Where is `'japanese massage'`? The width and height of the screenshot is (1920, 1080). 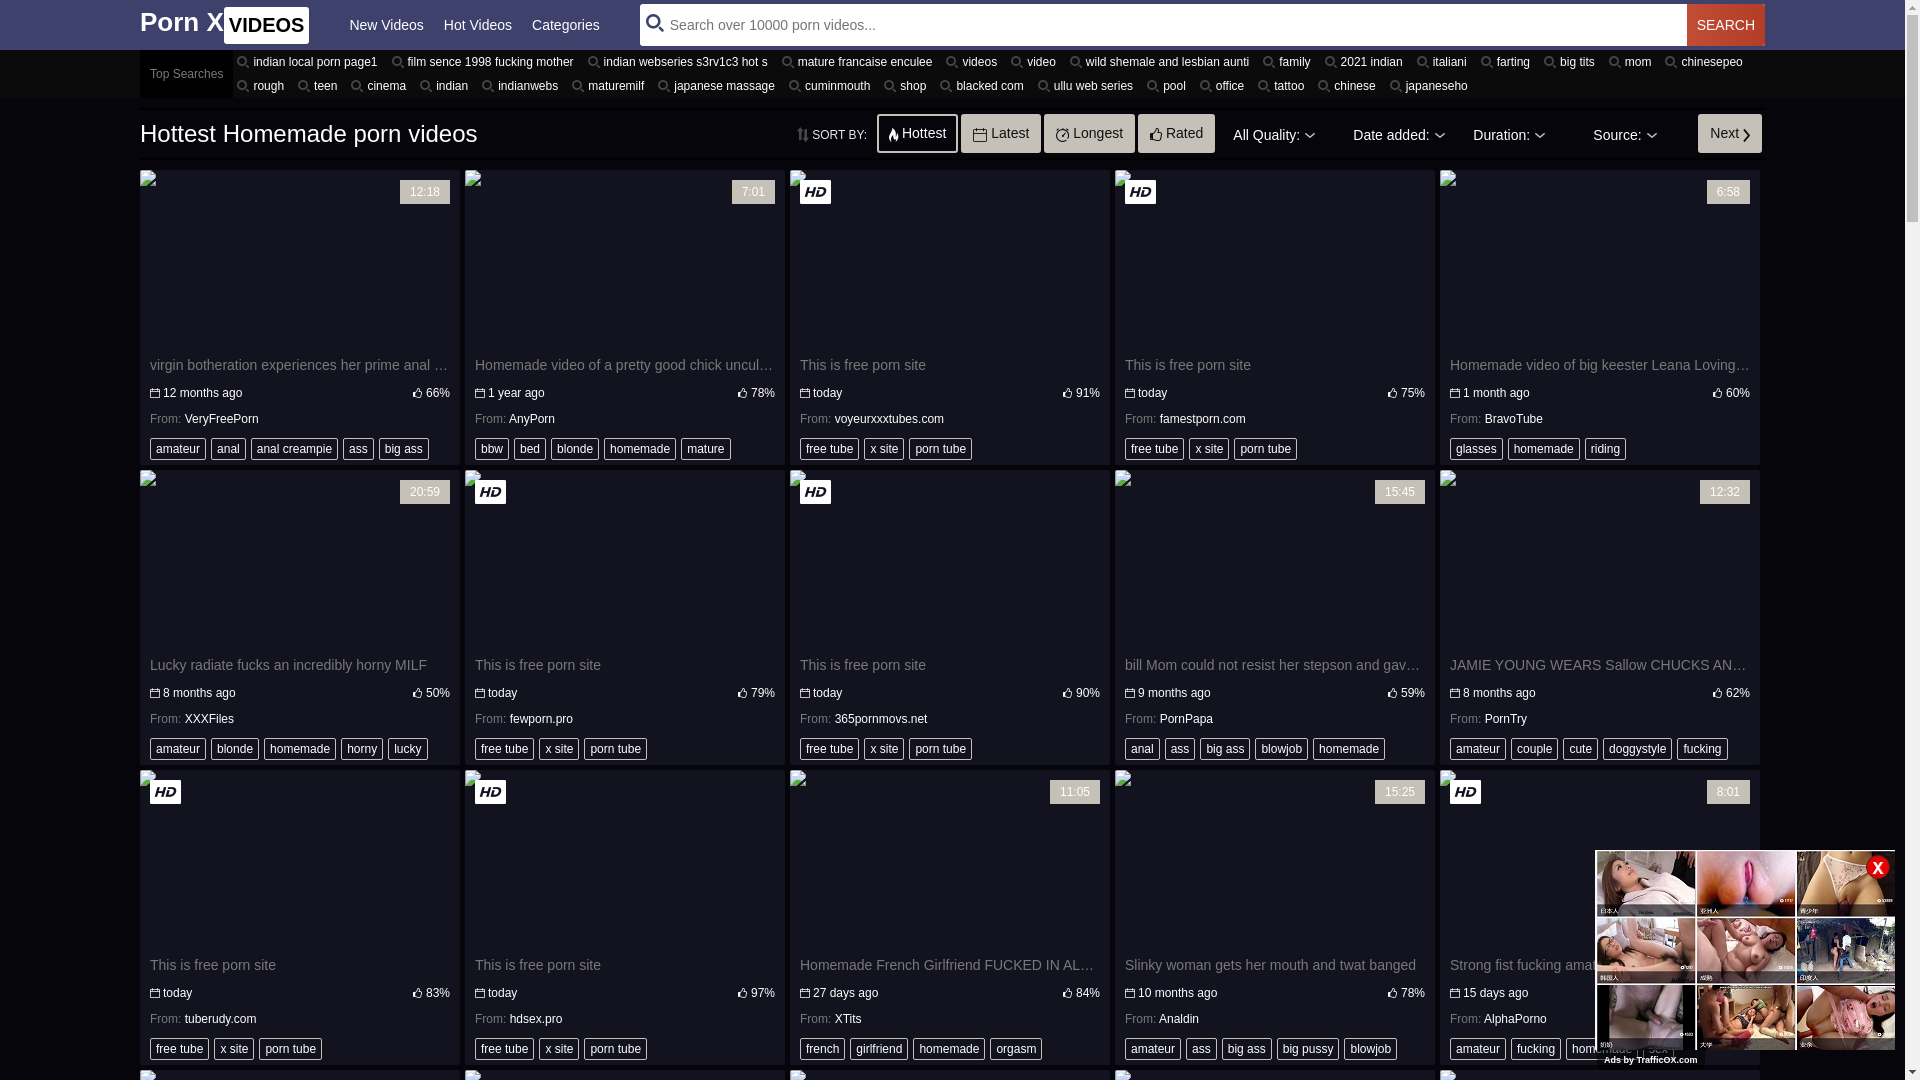 'japanese massage' is located at coordinates (719, 84).